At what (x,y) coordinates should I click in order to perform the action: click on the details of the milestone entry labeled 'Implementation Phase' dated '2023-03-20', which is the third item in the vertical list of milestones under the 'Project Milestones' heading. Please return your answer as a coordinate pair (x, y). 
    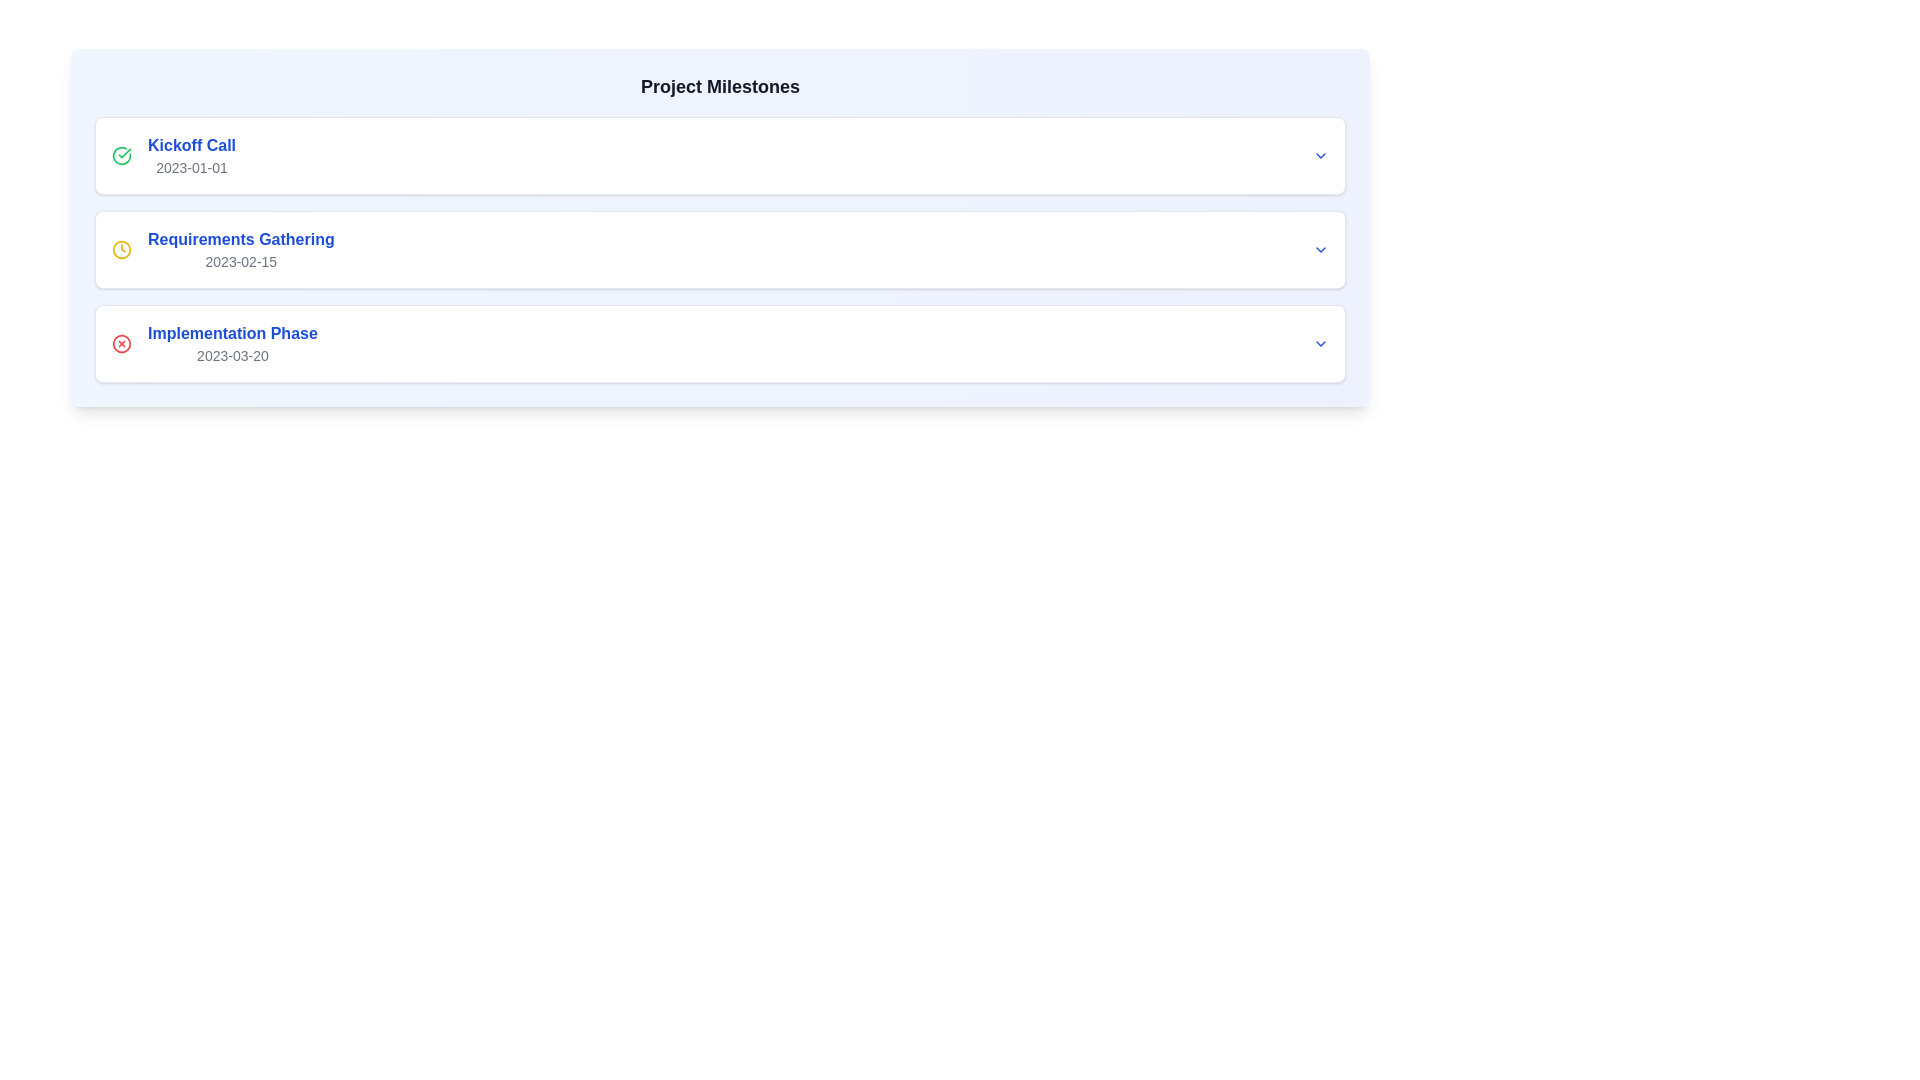
    Looking at the image, I should click on (720, 342).